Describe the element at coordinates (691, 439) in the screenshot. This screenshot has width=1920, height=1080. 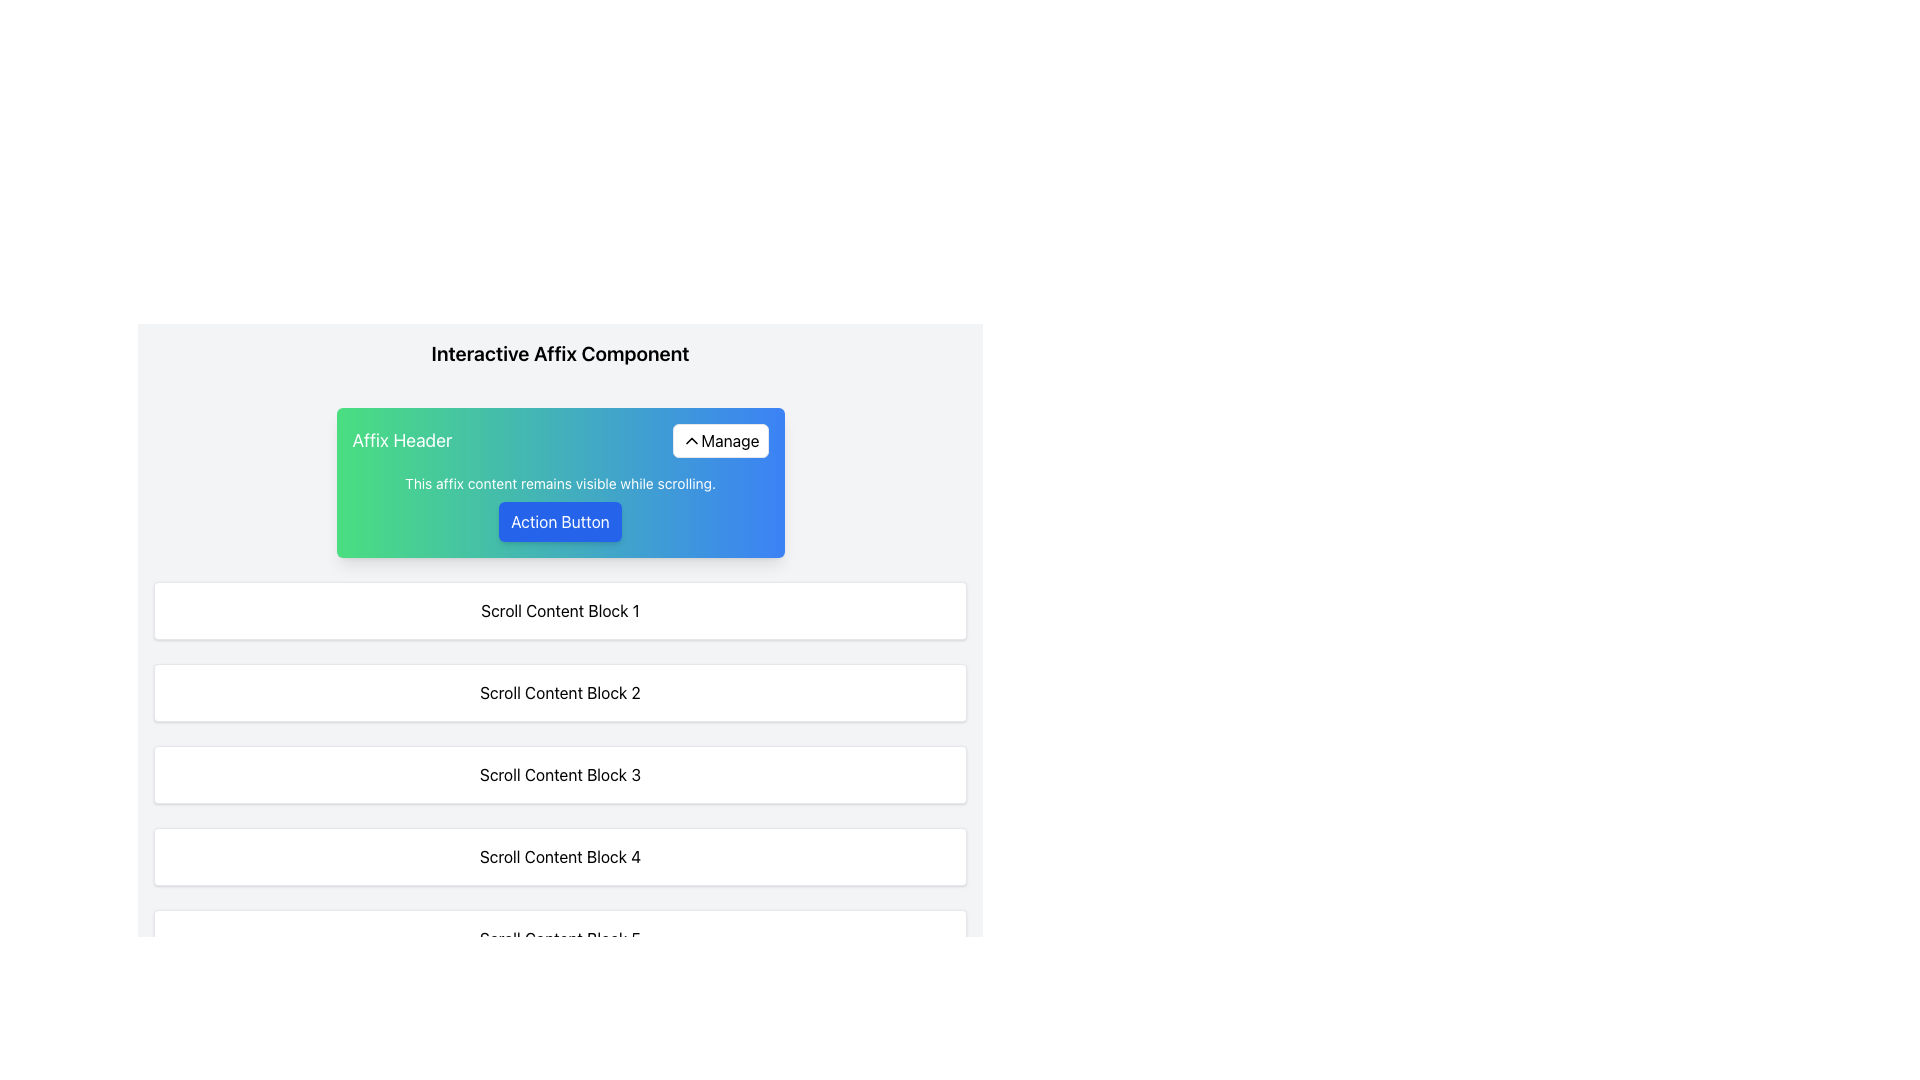
I see `the chevron up icon located in the top-right region of the interface's content panel next` at that location.